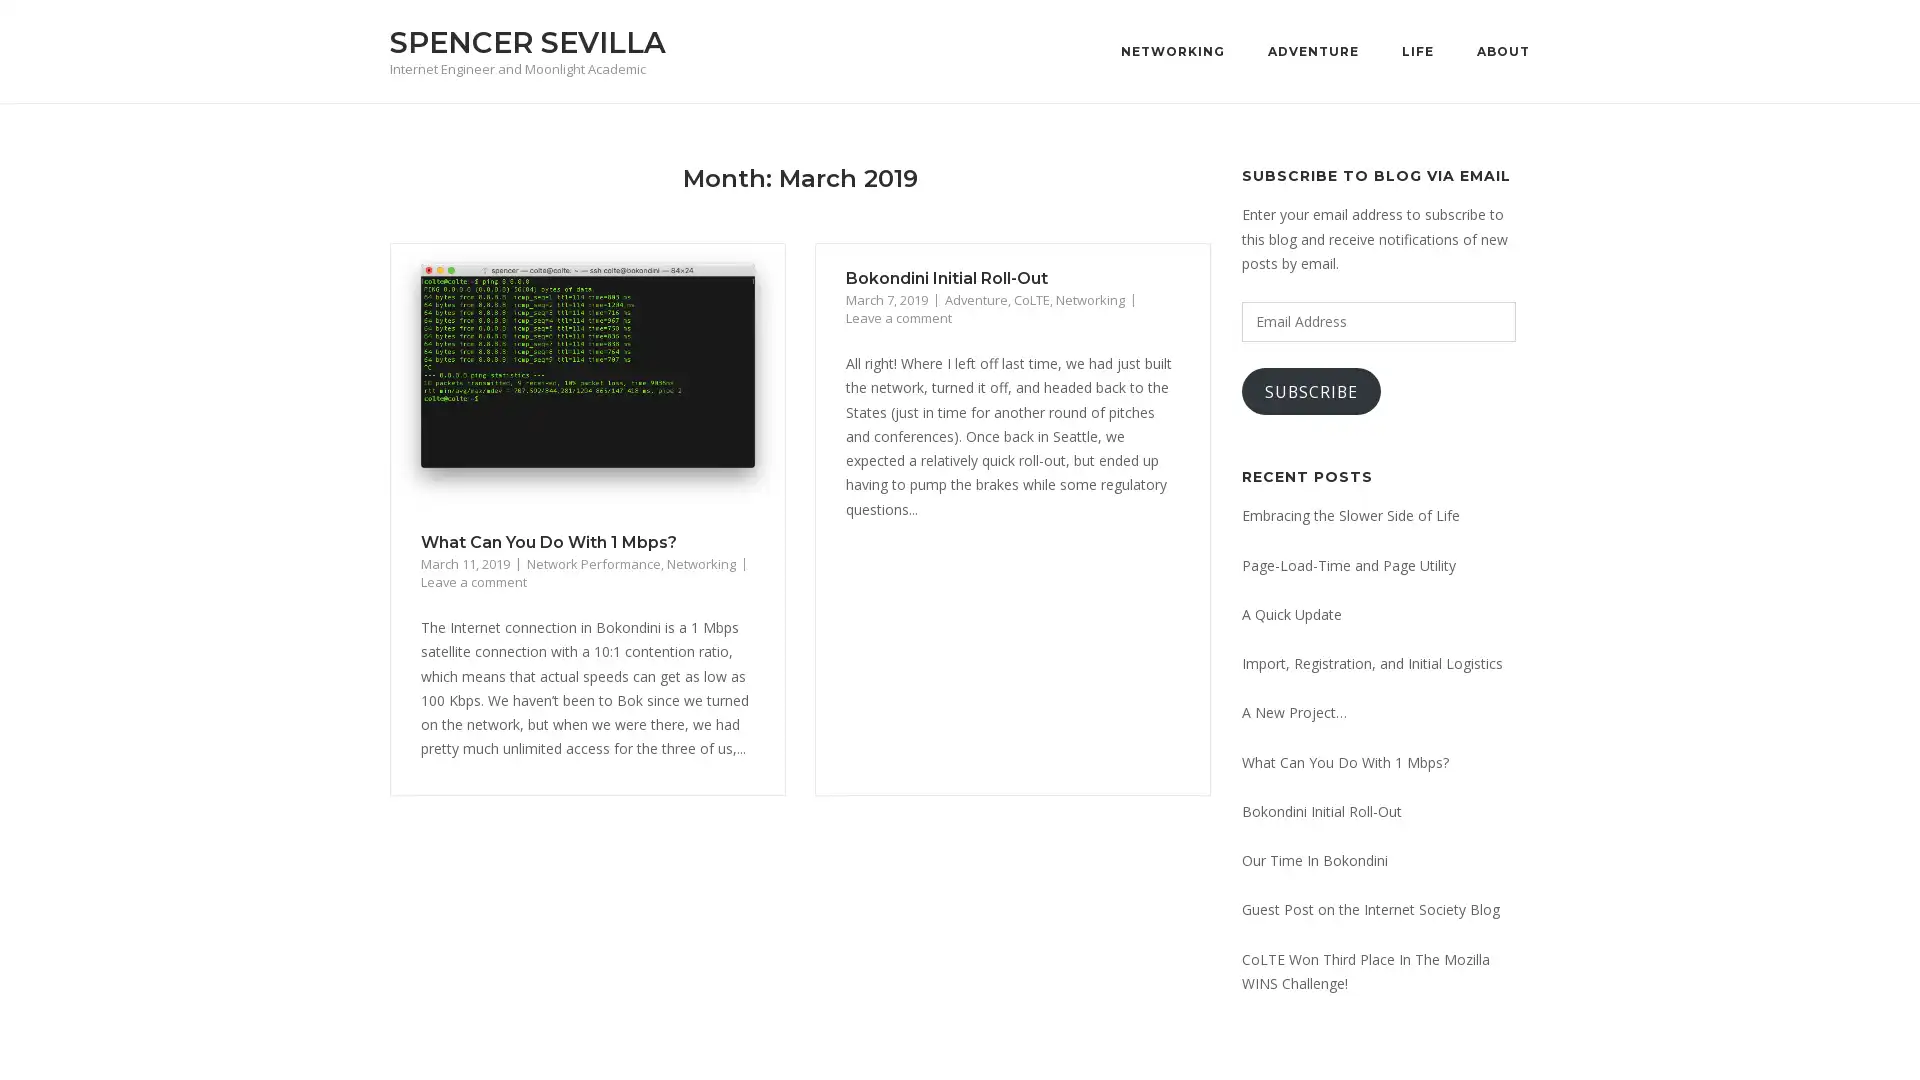  What do you see at coordinates (1311, 391) in the screenshot?
I see `SUBSCRIBE` at bounding box center [1311, 391].